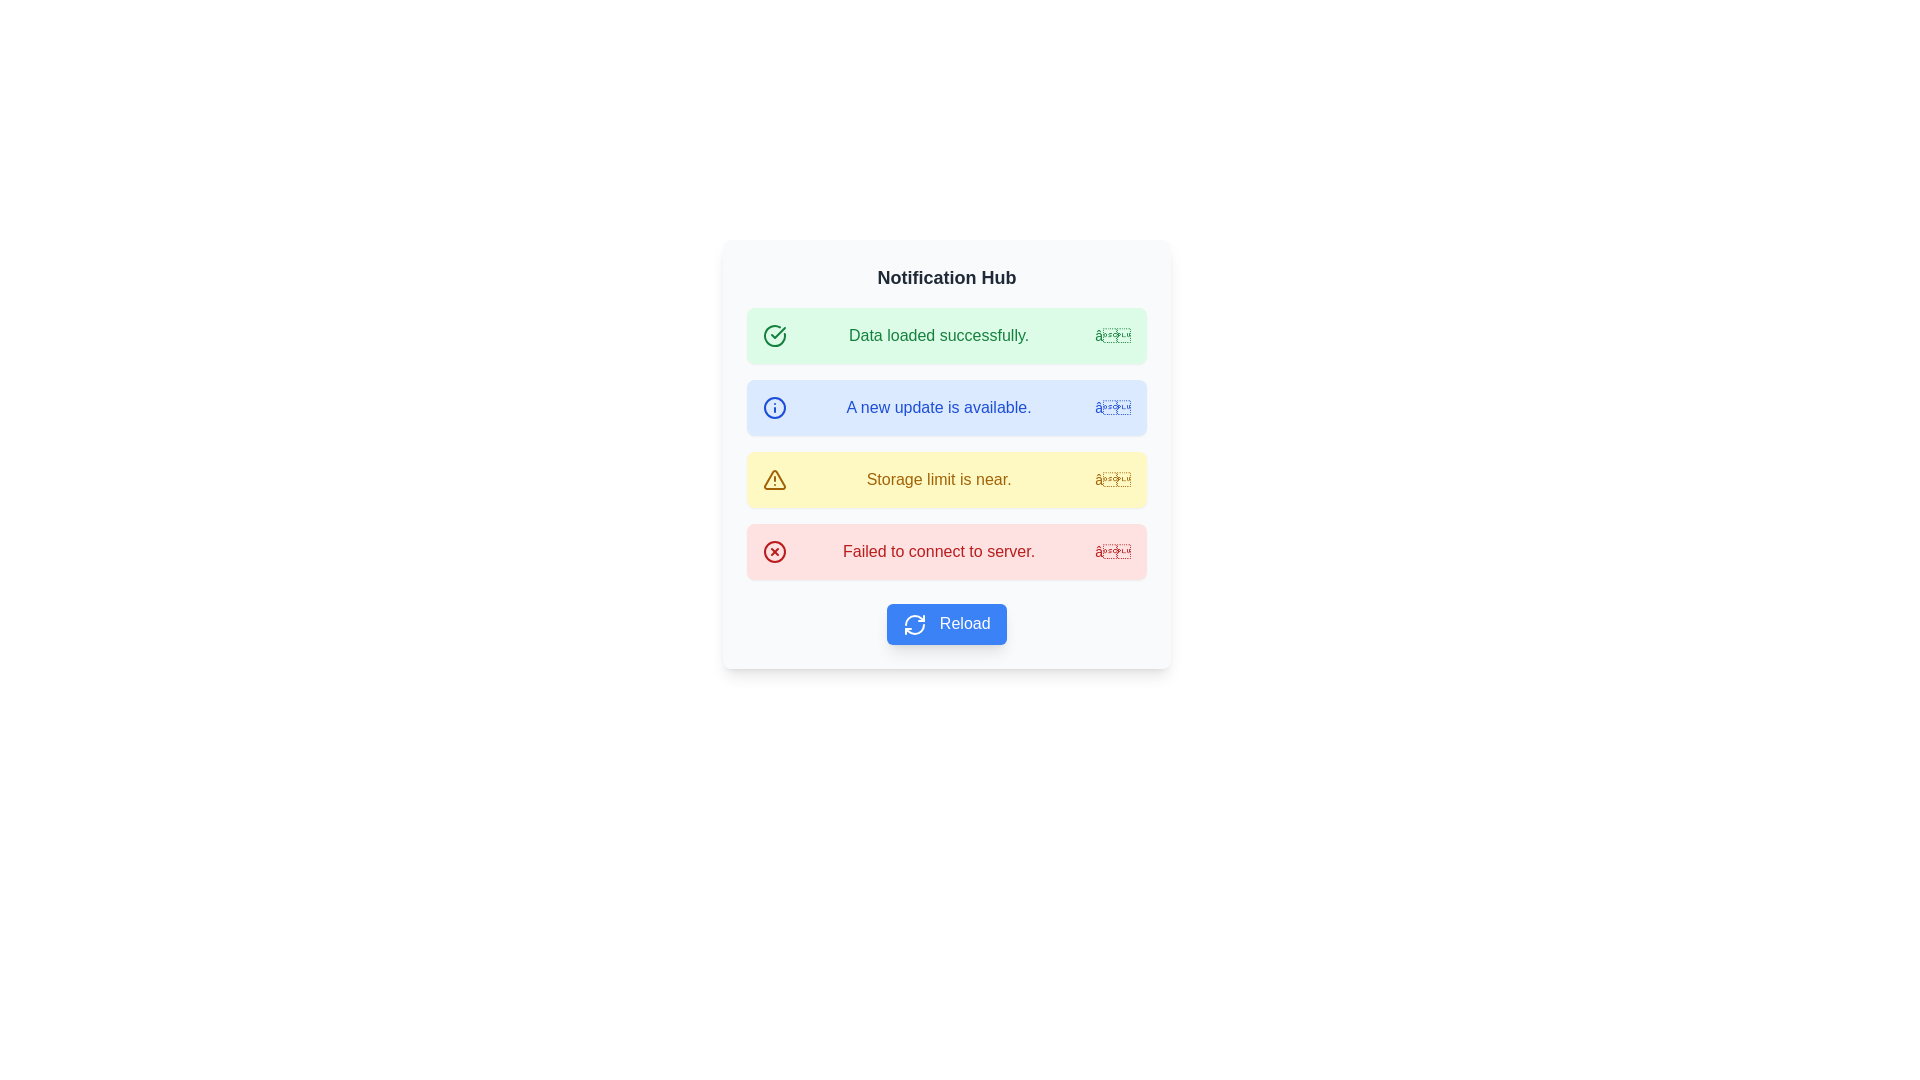 The image size is (1920, 1080). Describe the element at coordinates (938, 551) in the screenshot. I see `the informational error message Text label indicating a failure to connect to the server, located in the bottom-most card with a red background in the notification list` at that location.